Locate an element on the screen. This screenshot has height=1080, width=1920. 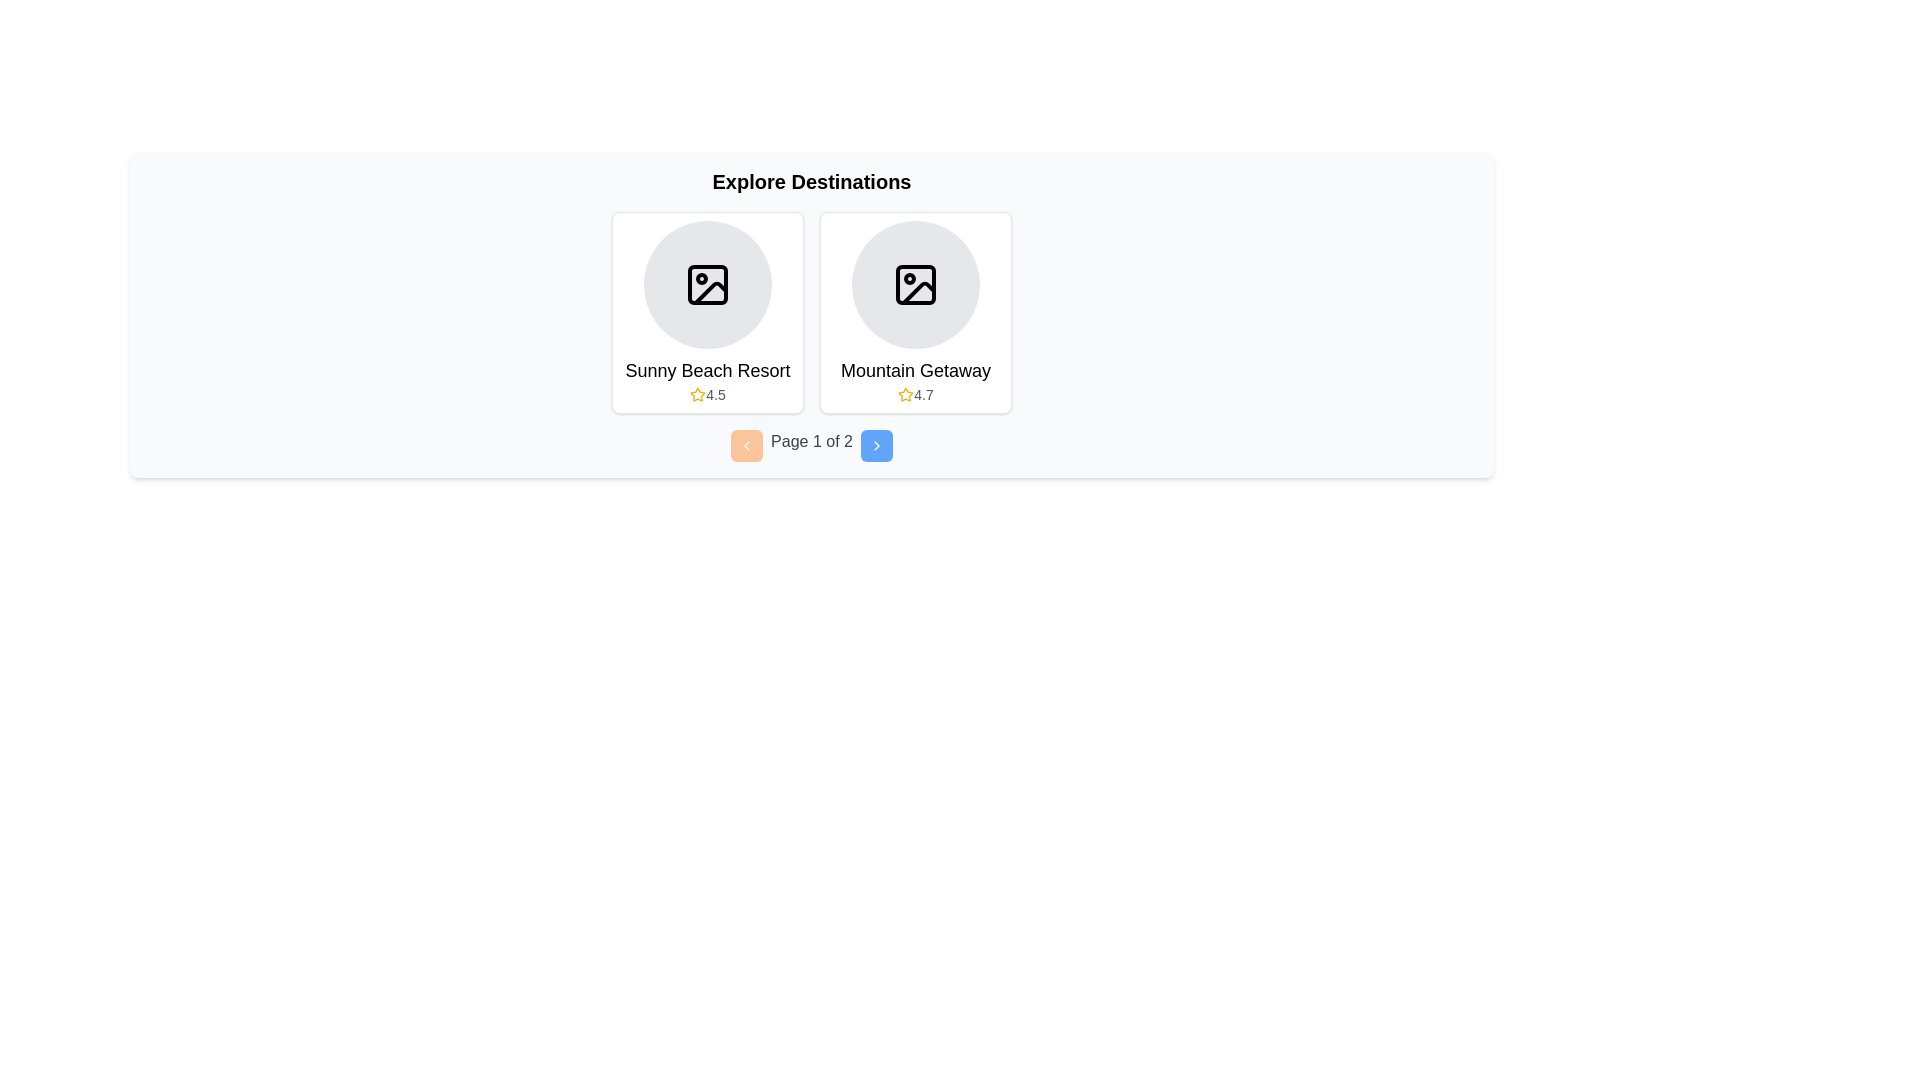
the icon representing the 'Mountain Getaway' destination, which is centered within a circular gray background in the second card of the carousel view is located at coordinates (915, 285).